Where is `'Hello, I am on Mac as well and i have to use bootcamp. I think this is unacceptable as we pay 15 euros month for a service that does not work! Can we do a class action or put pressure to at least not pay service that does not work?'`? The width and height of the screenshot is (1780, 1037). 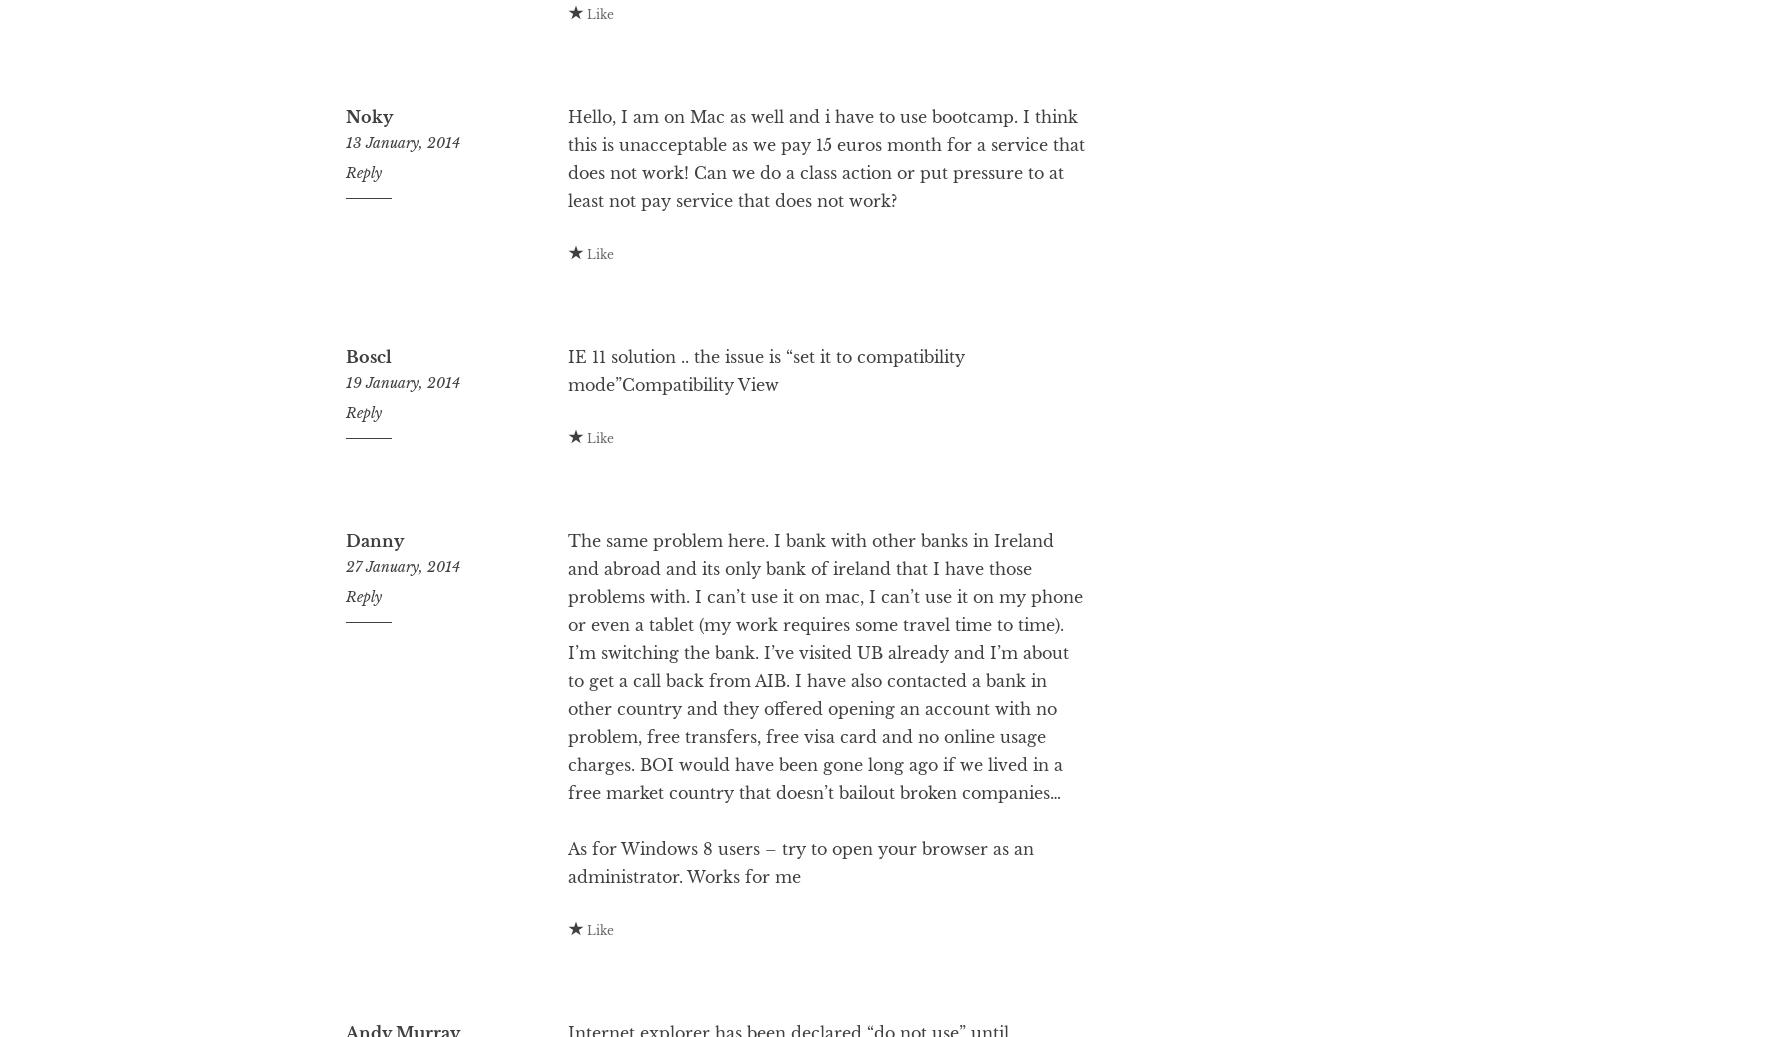 'Hello, I am on Mac as well and i have to use bootcamp. I think this is unacceptable as we pay 15 euros month for a service that does not work! Can we do a class action or put pressure to at least not pay service that does not work?' is located at coordinates (824, 238).